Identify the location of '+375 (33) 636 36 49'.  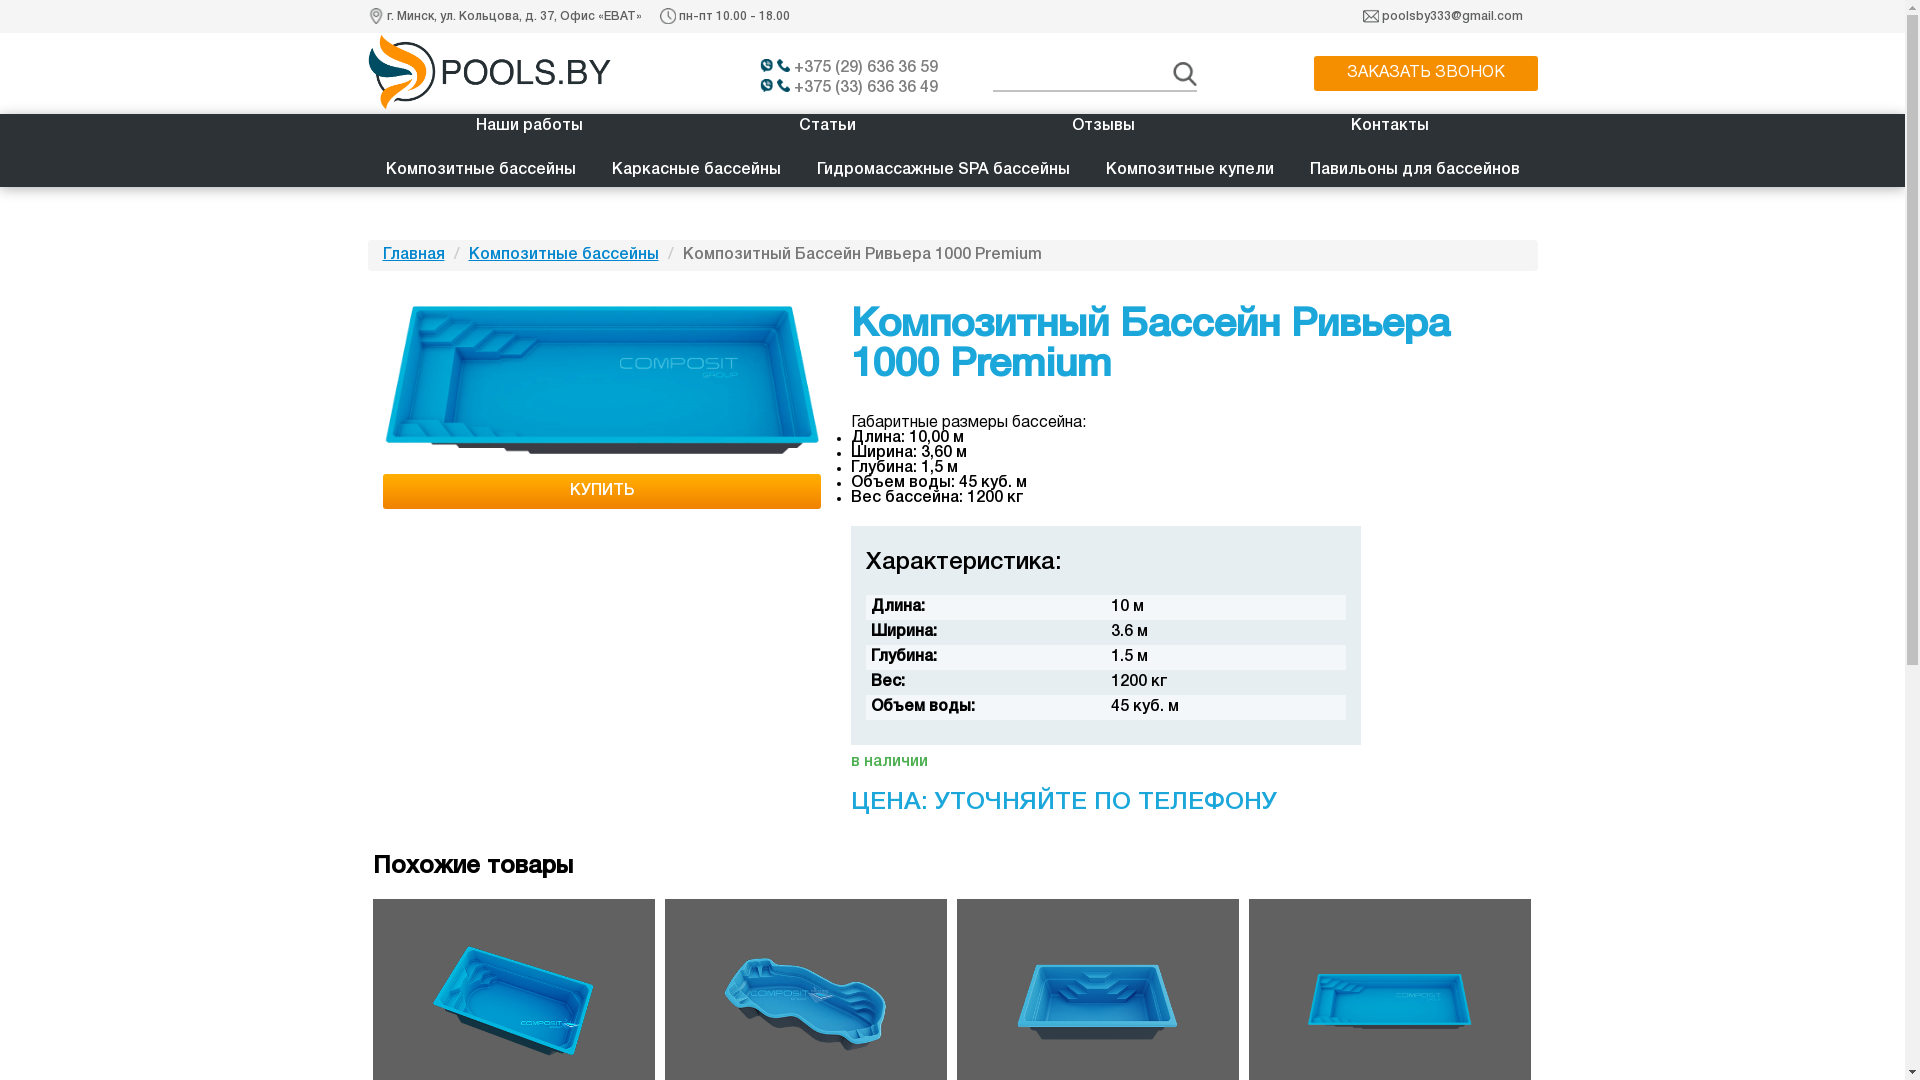
(856, 87).